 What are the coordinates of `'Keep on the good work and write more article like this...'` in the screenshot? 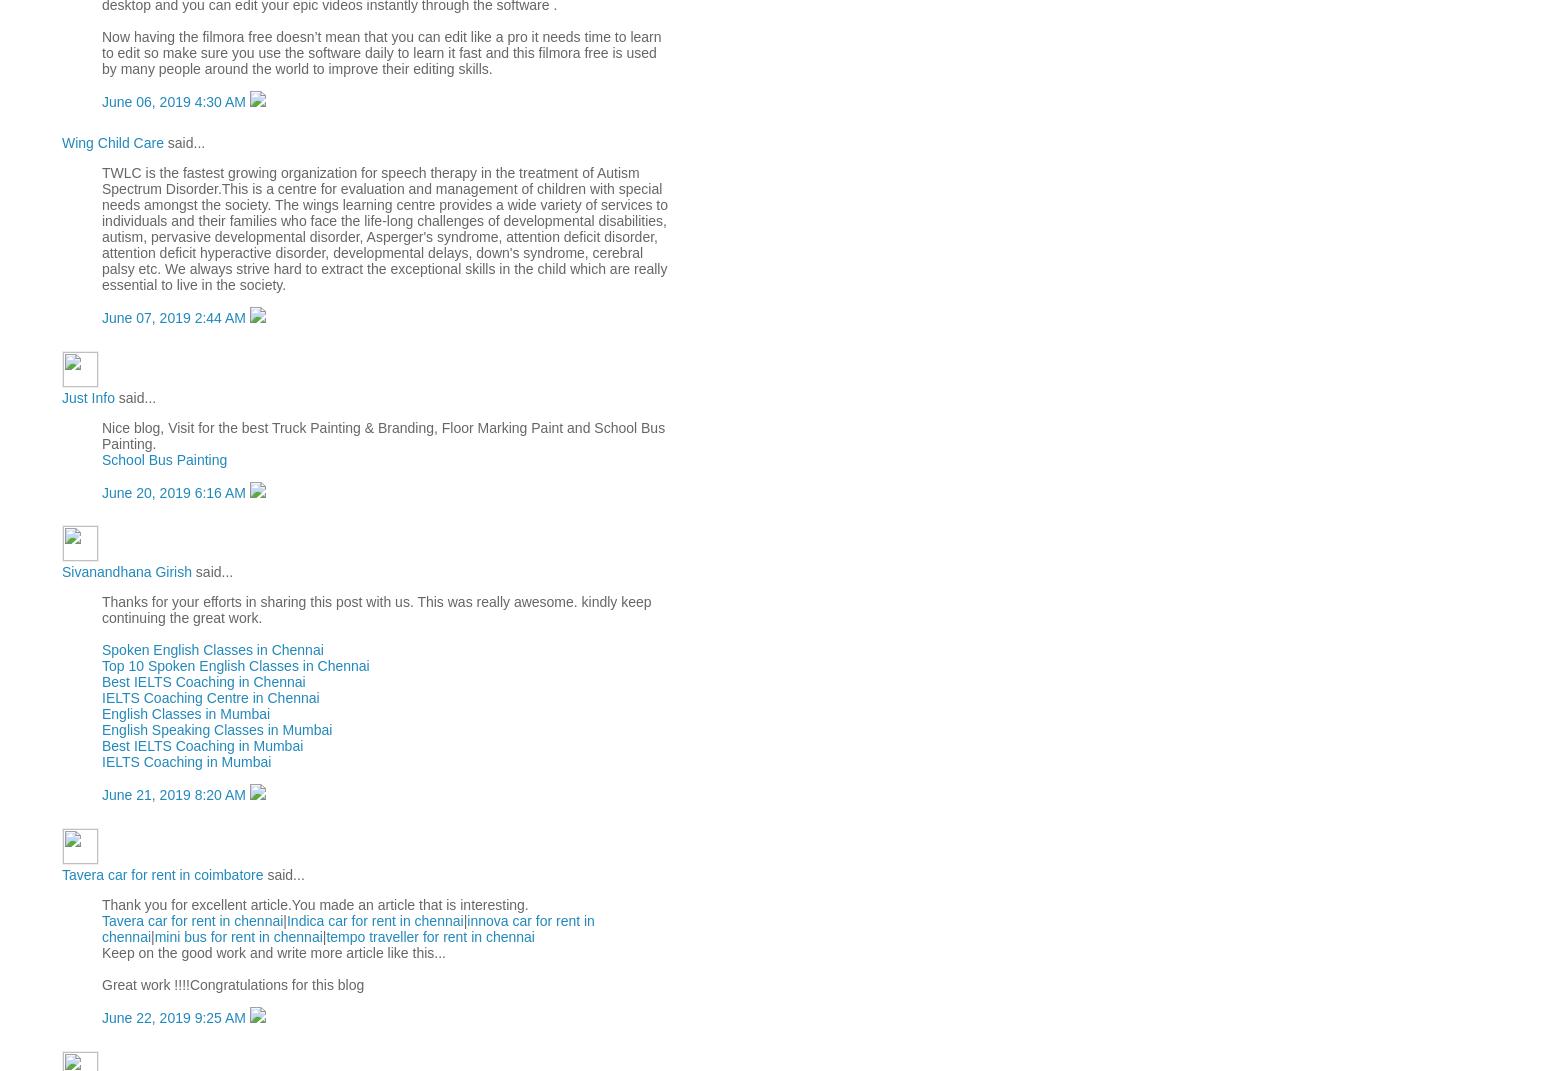 It's located at (273, 951).